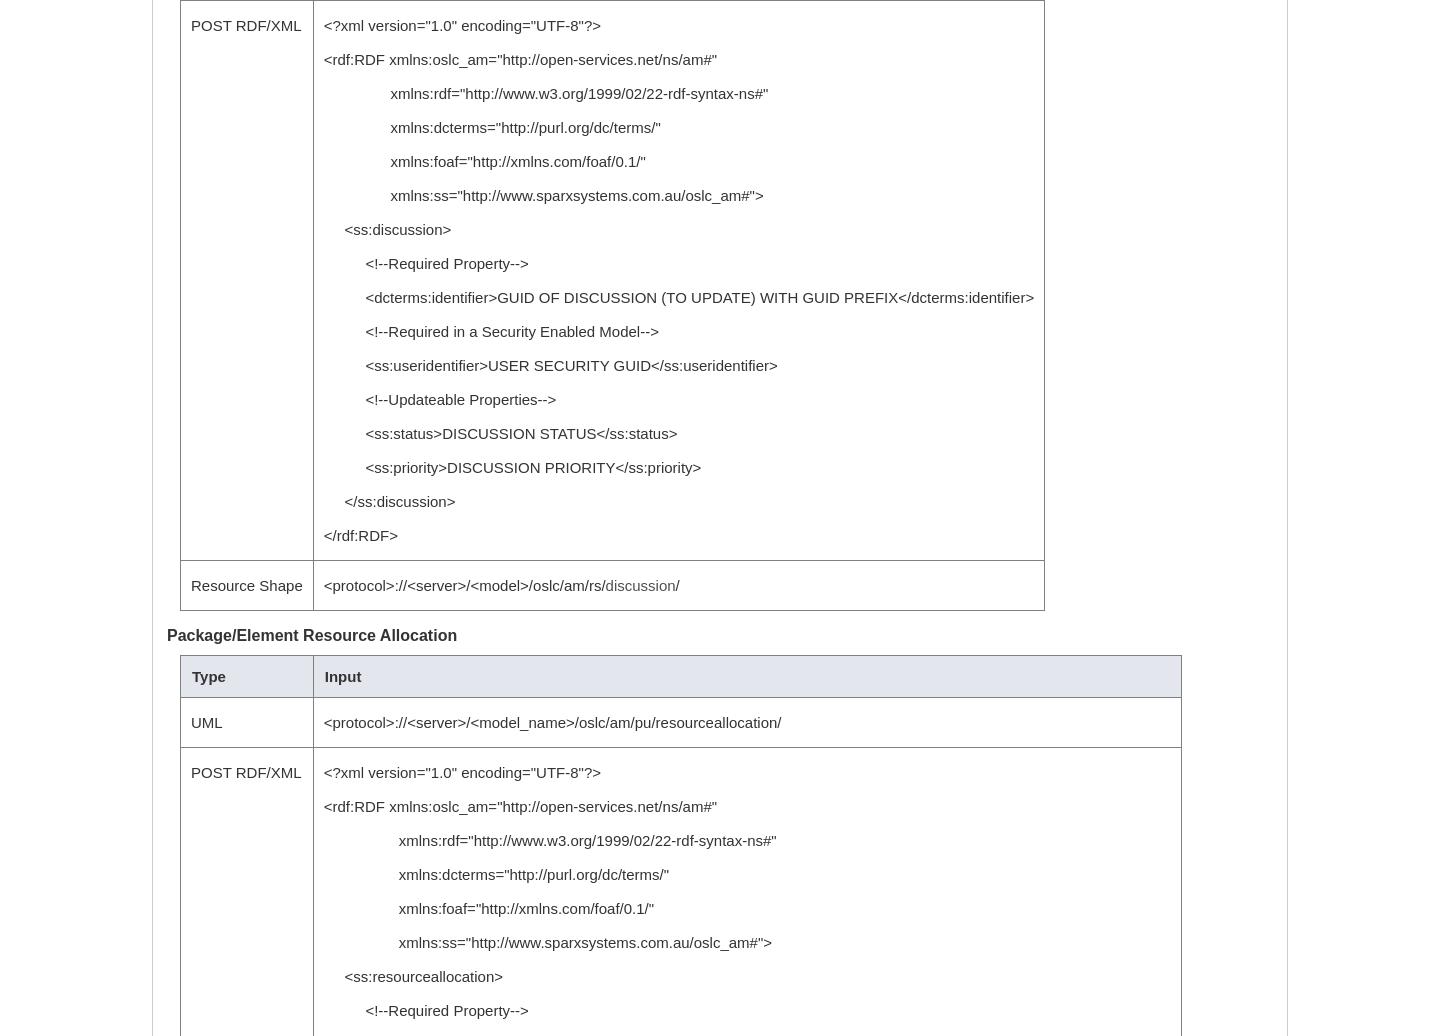  What do you see at coordinates (489, 331) in the screenshot?
I see `'<!--Required in a Security Enabled Model-->'` at bounding box center [489, 331].